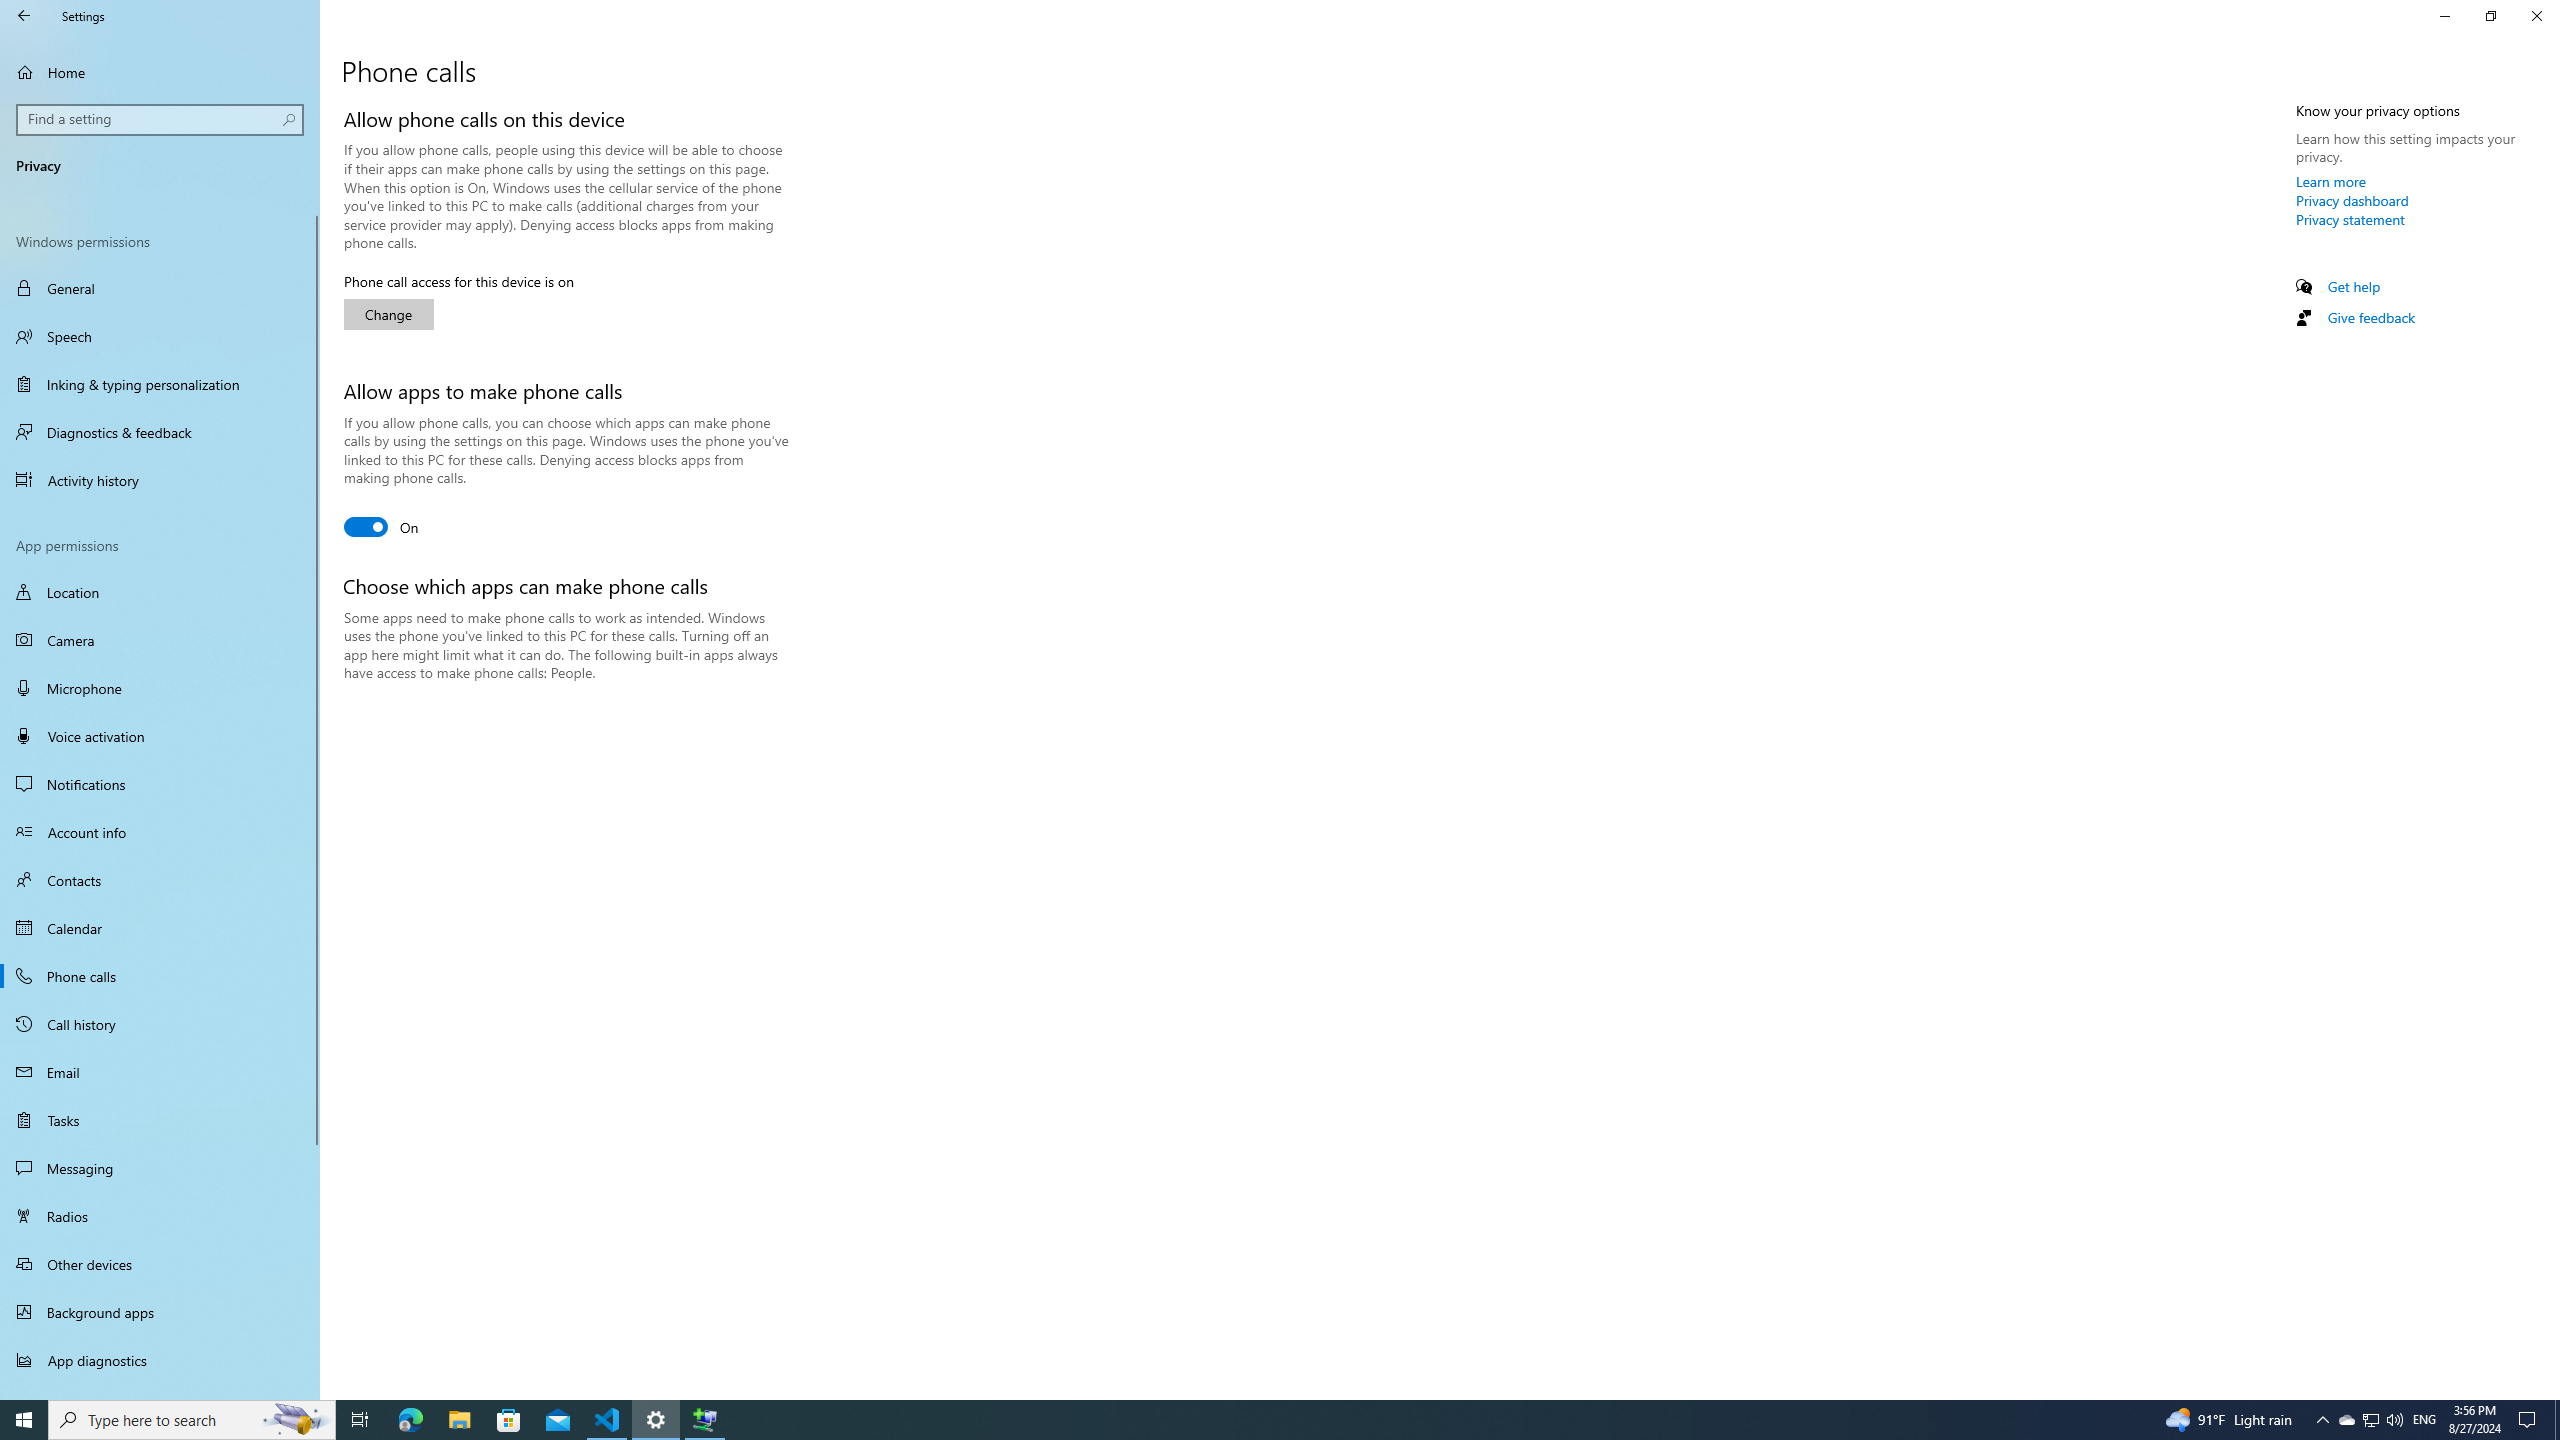 The height and width of the screenshot is (1440, 2560). Describe the element at coordinates (159, 479) in the screenshot. I see `'Activity history'` at that location.